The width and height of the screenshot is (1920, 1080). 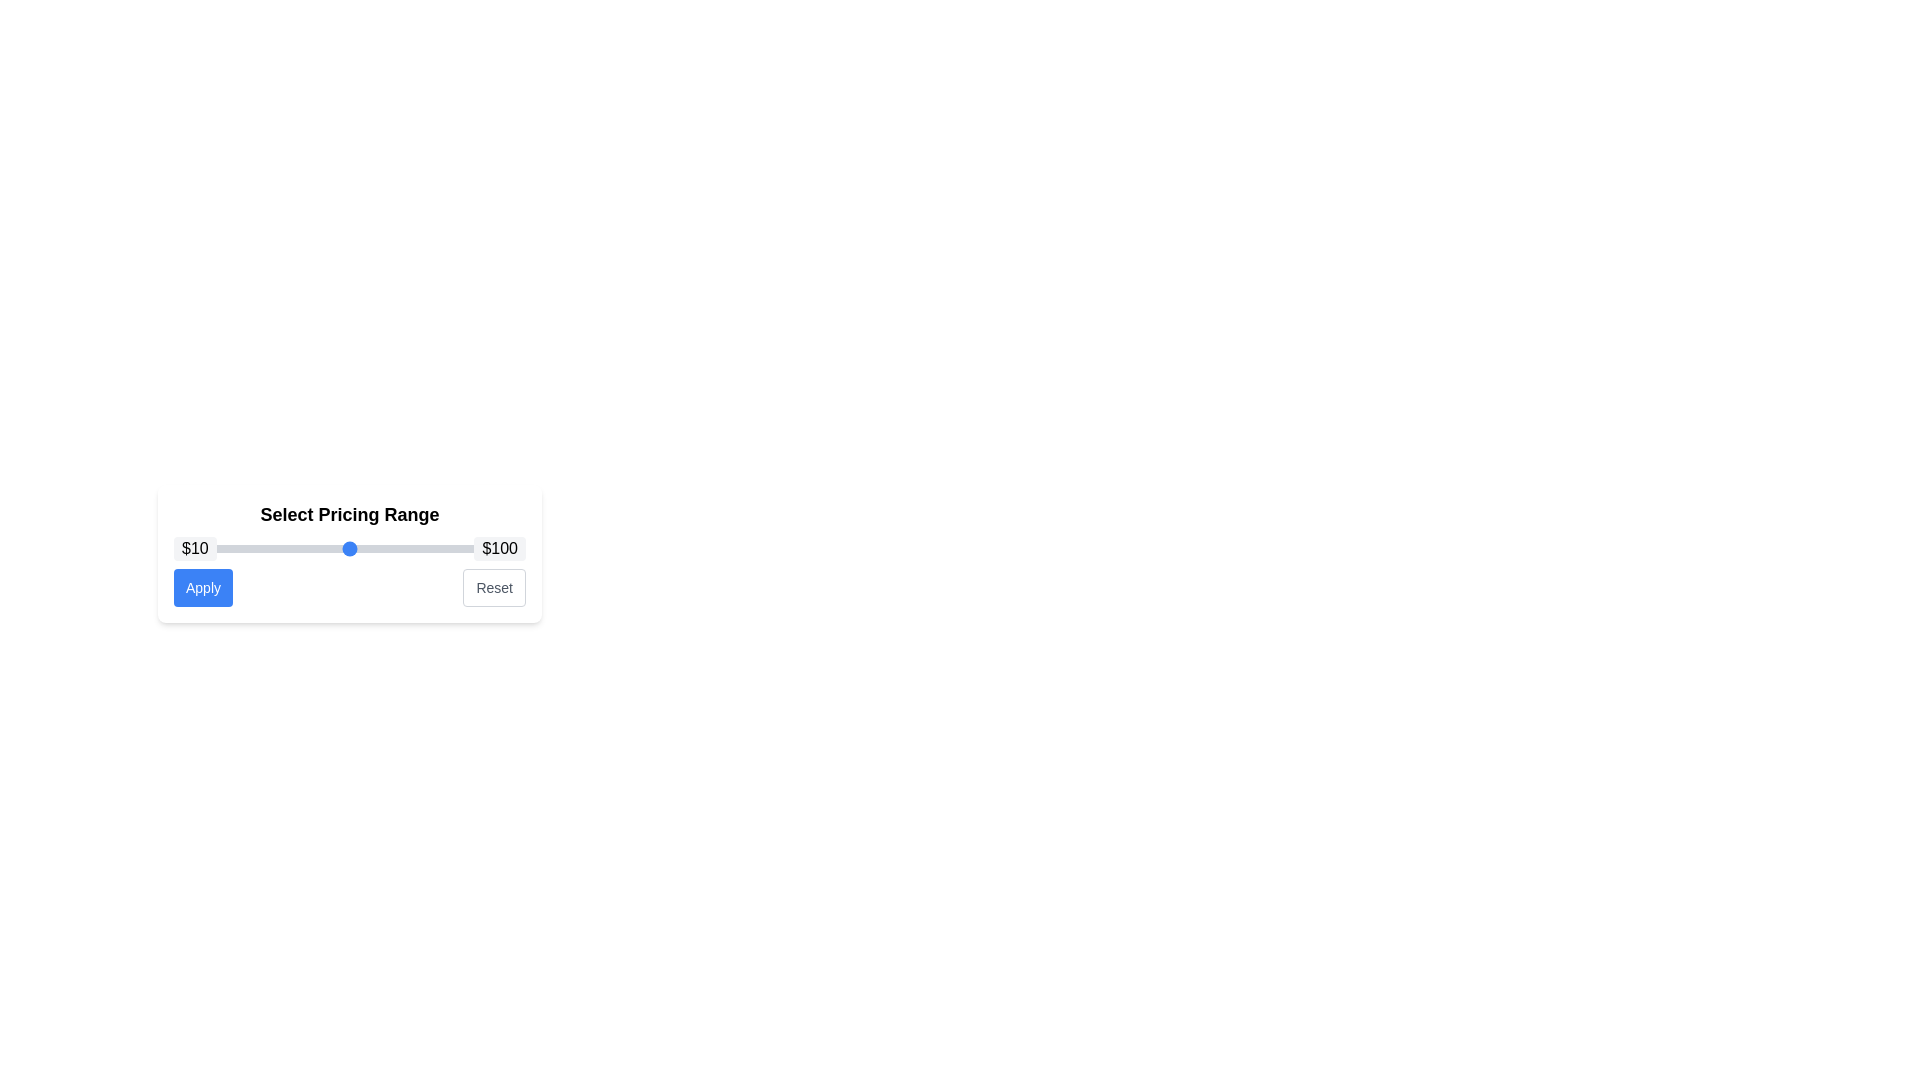 I want to click on the blue 'Apply' button with rounded corners, so click(x=203, y=586).